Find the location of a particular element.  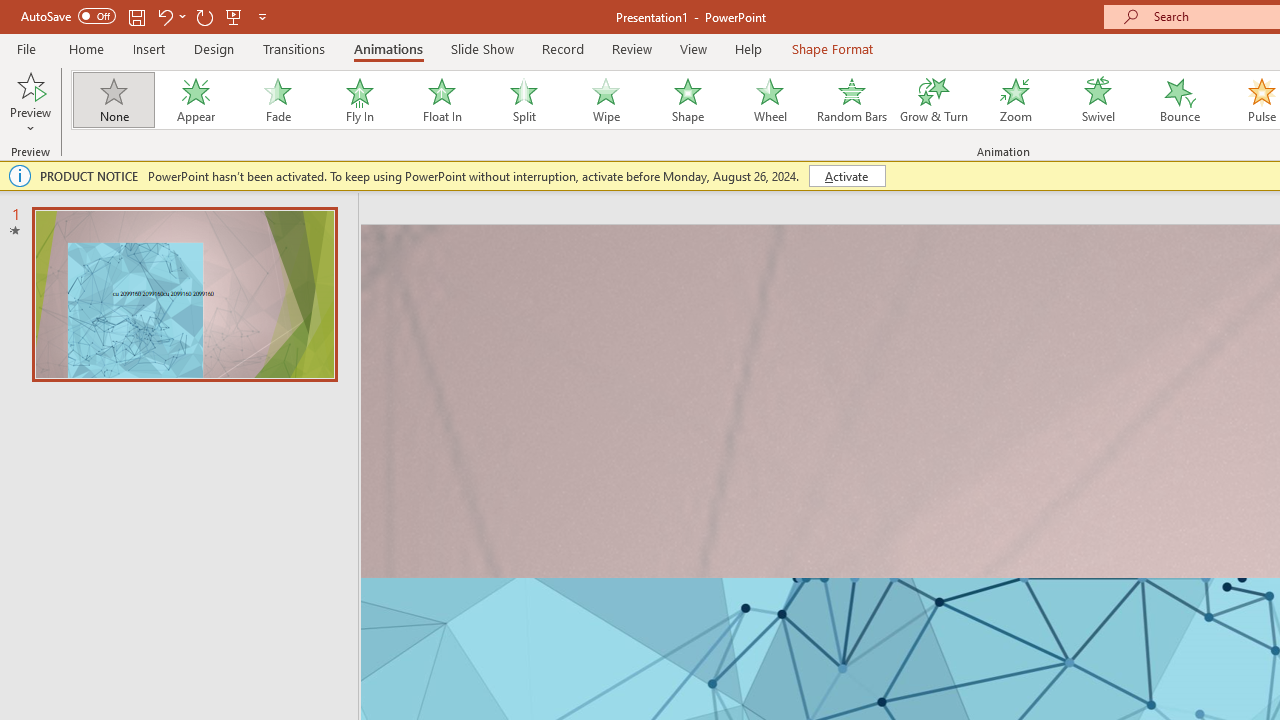

'Grow & Turn' is located at coordinates (933, 100).